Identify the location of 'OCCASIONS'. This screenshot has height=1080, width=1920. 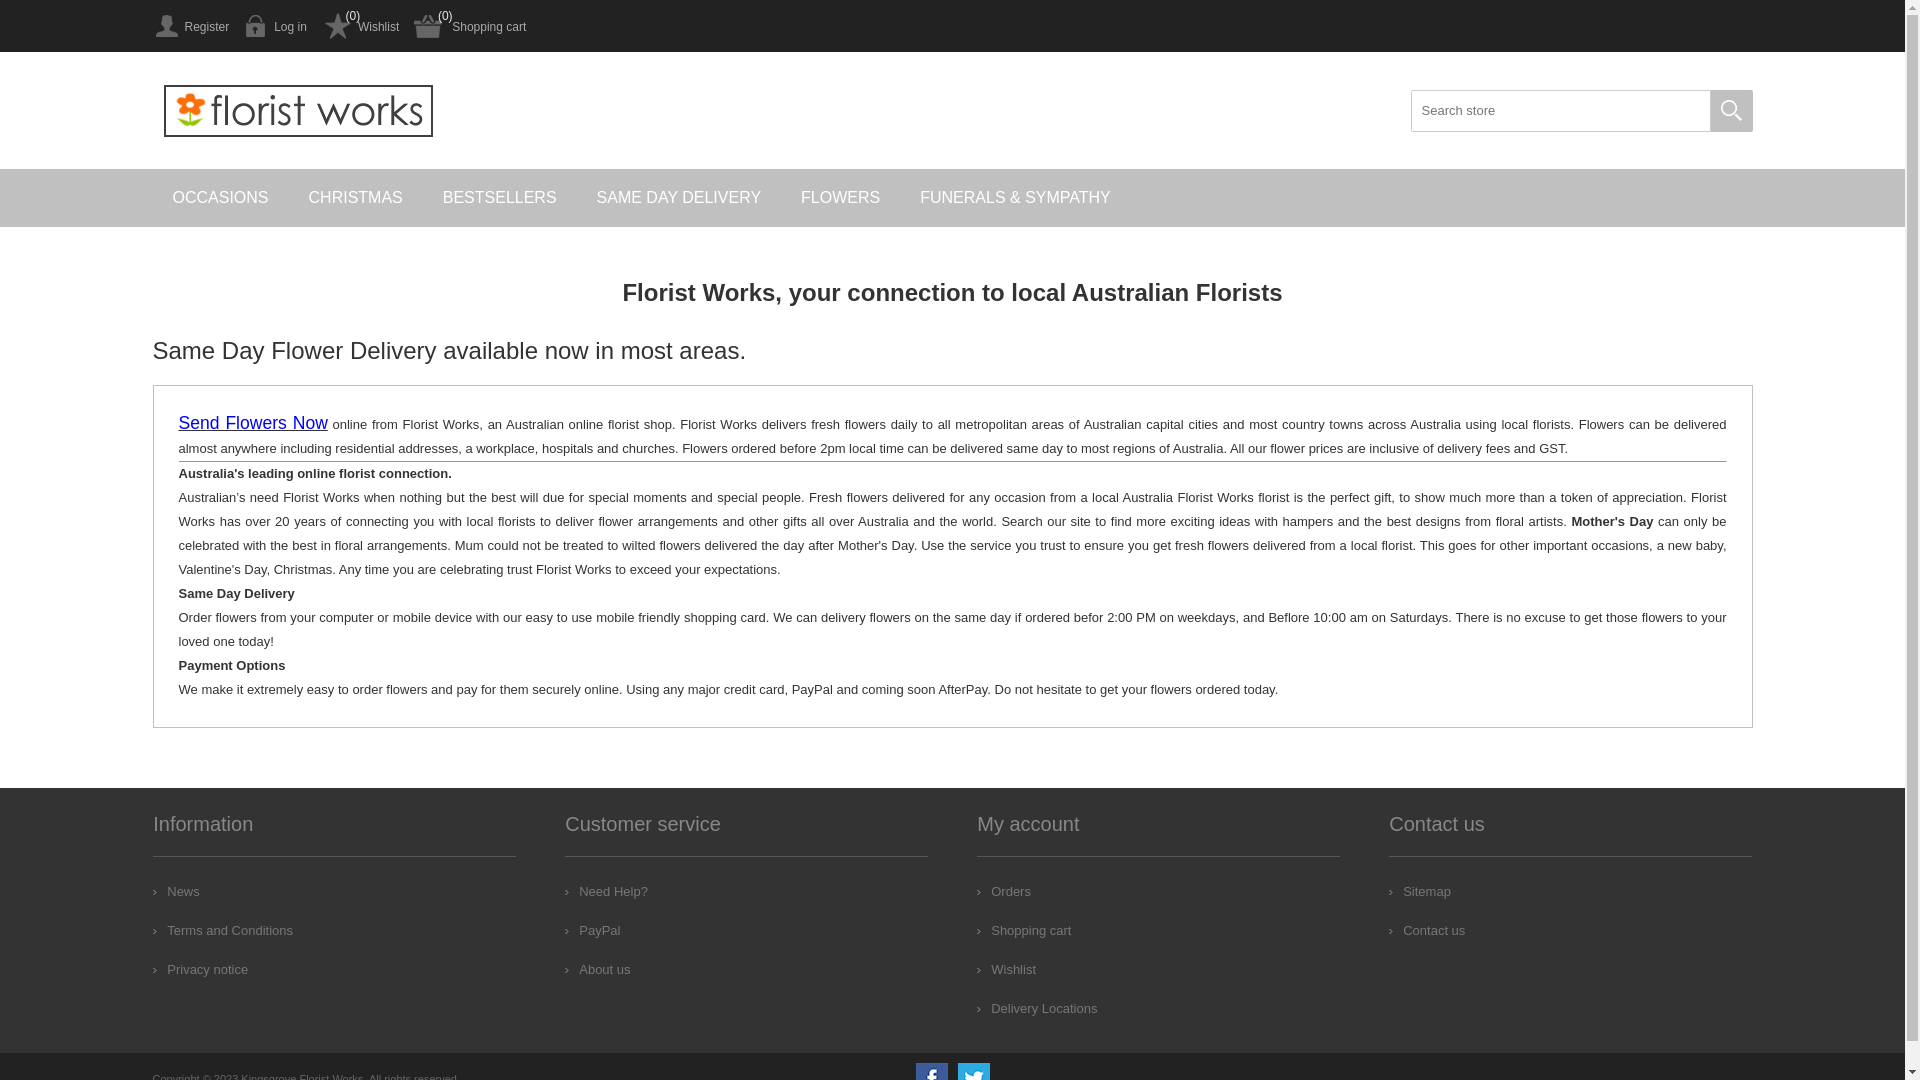
(220, 197).